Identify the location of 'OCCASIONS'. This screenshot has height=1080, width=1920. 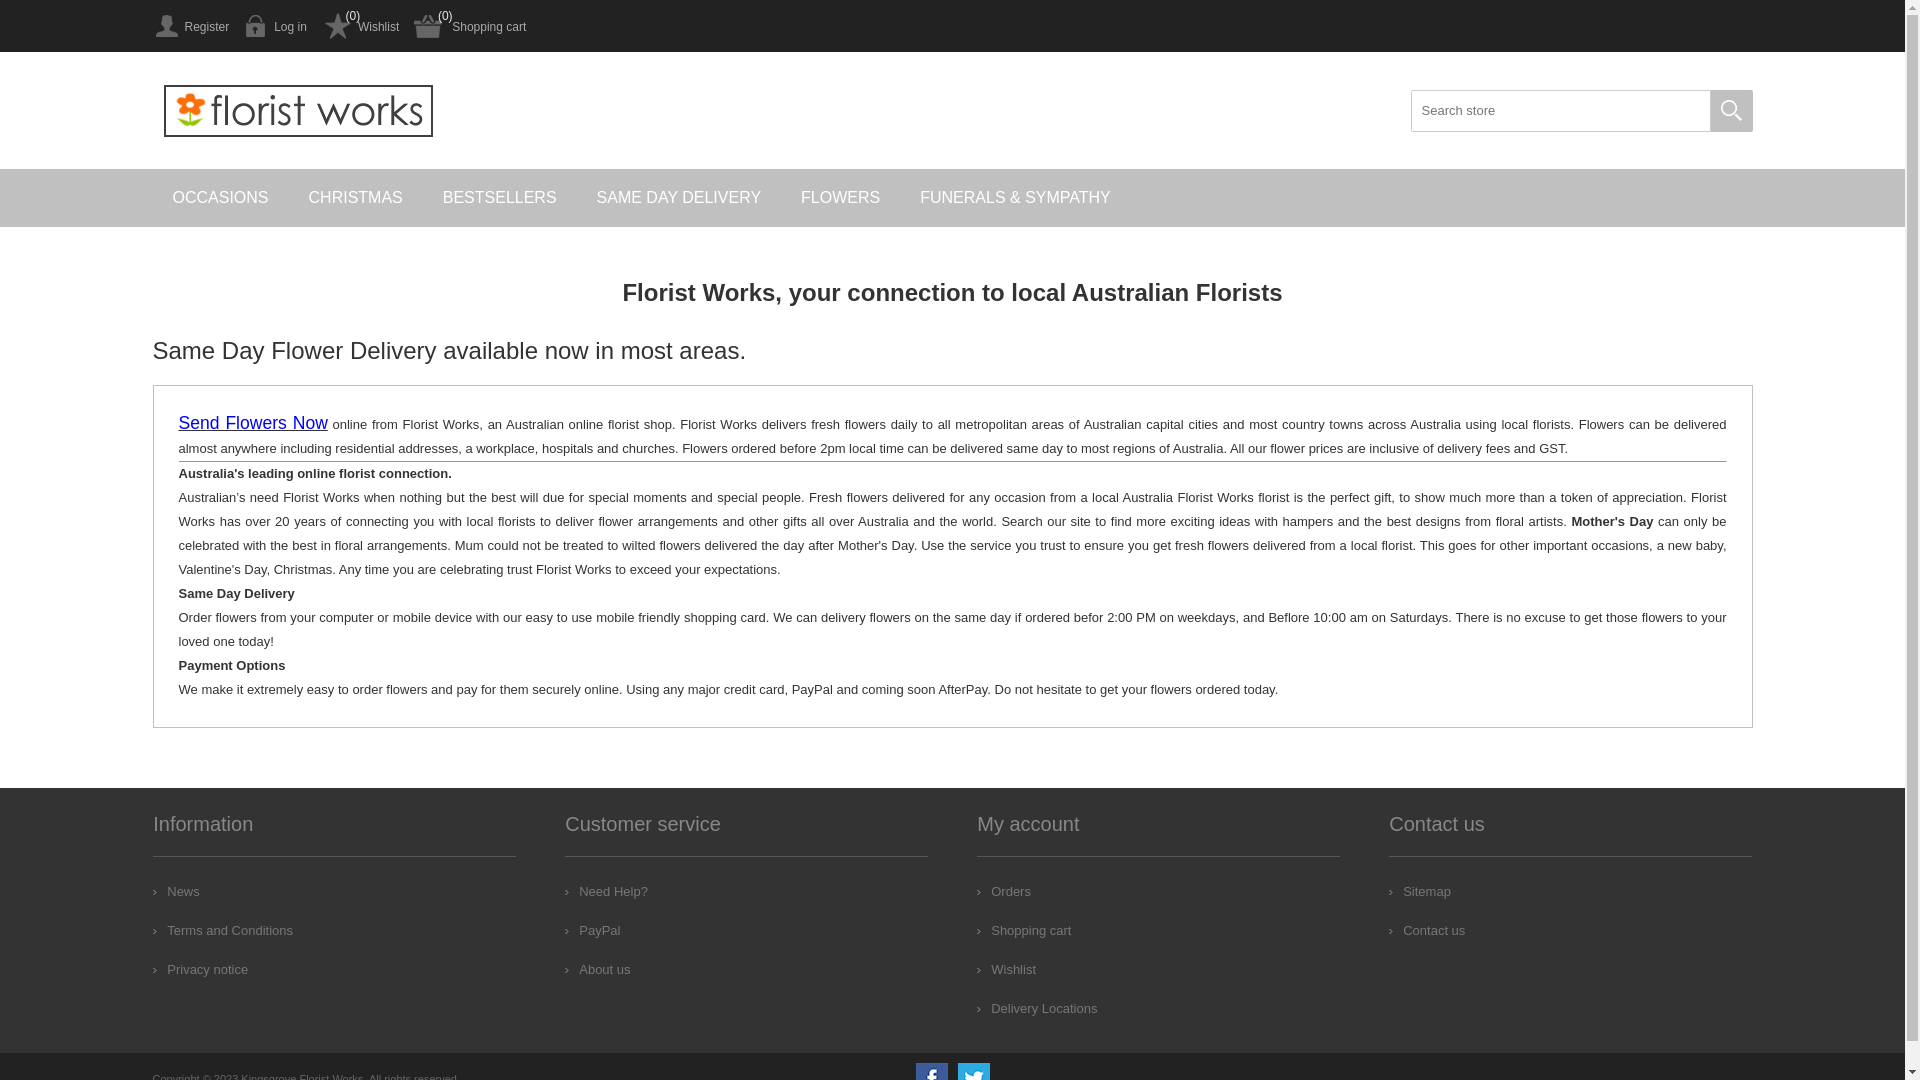
(220, 197).